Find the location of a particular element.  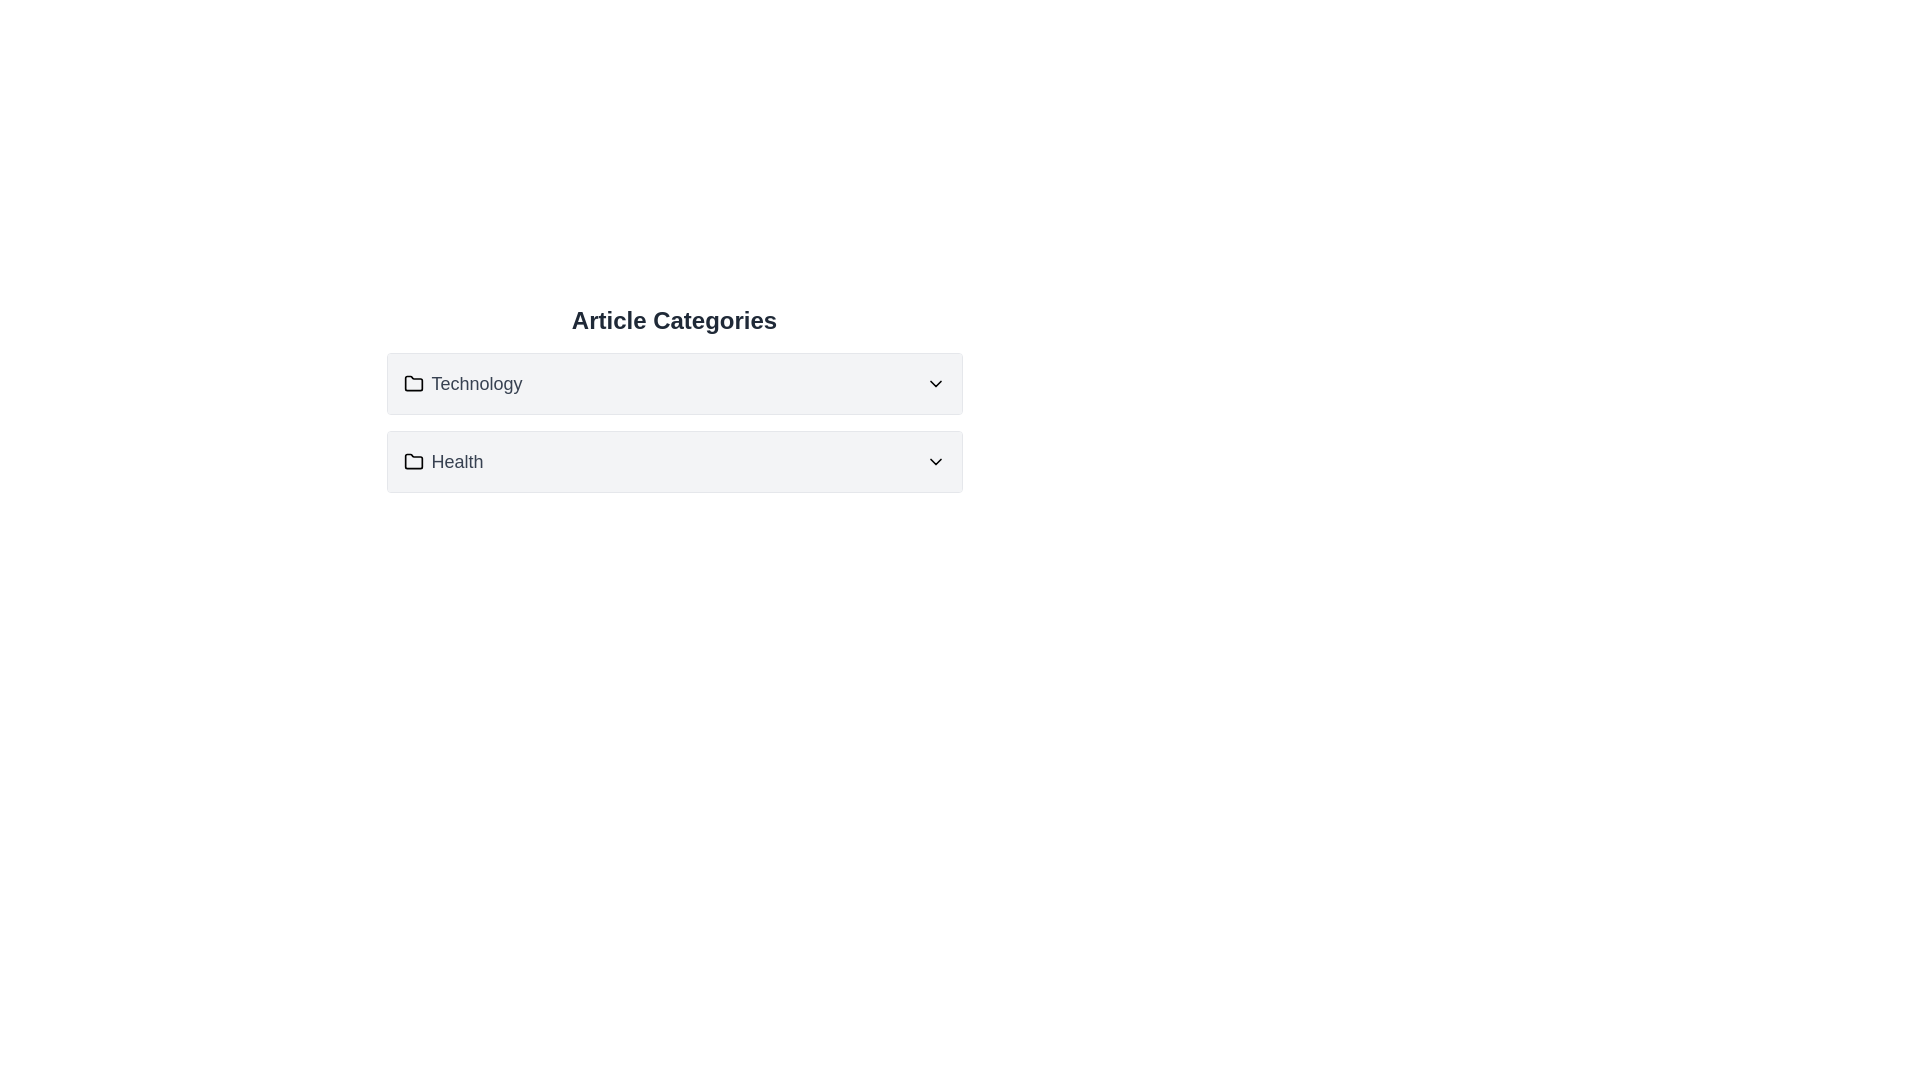

the downward-pointing chevron icon located on the right side of the 'Health' section is located at coordinates (934, 462).